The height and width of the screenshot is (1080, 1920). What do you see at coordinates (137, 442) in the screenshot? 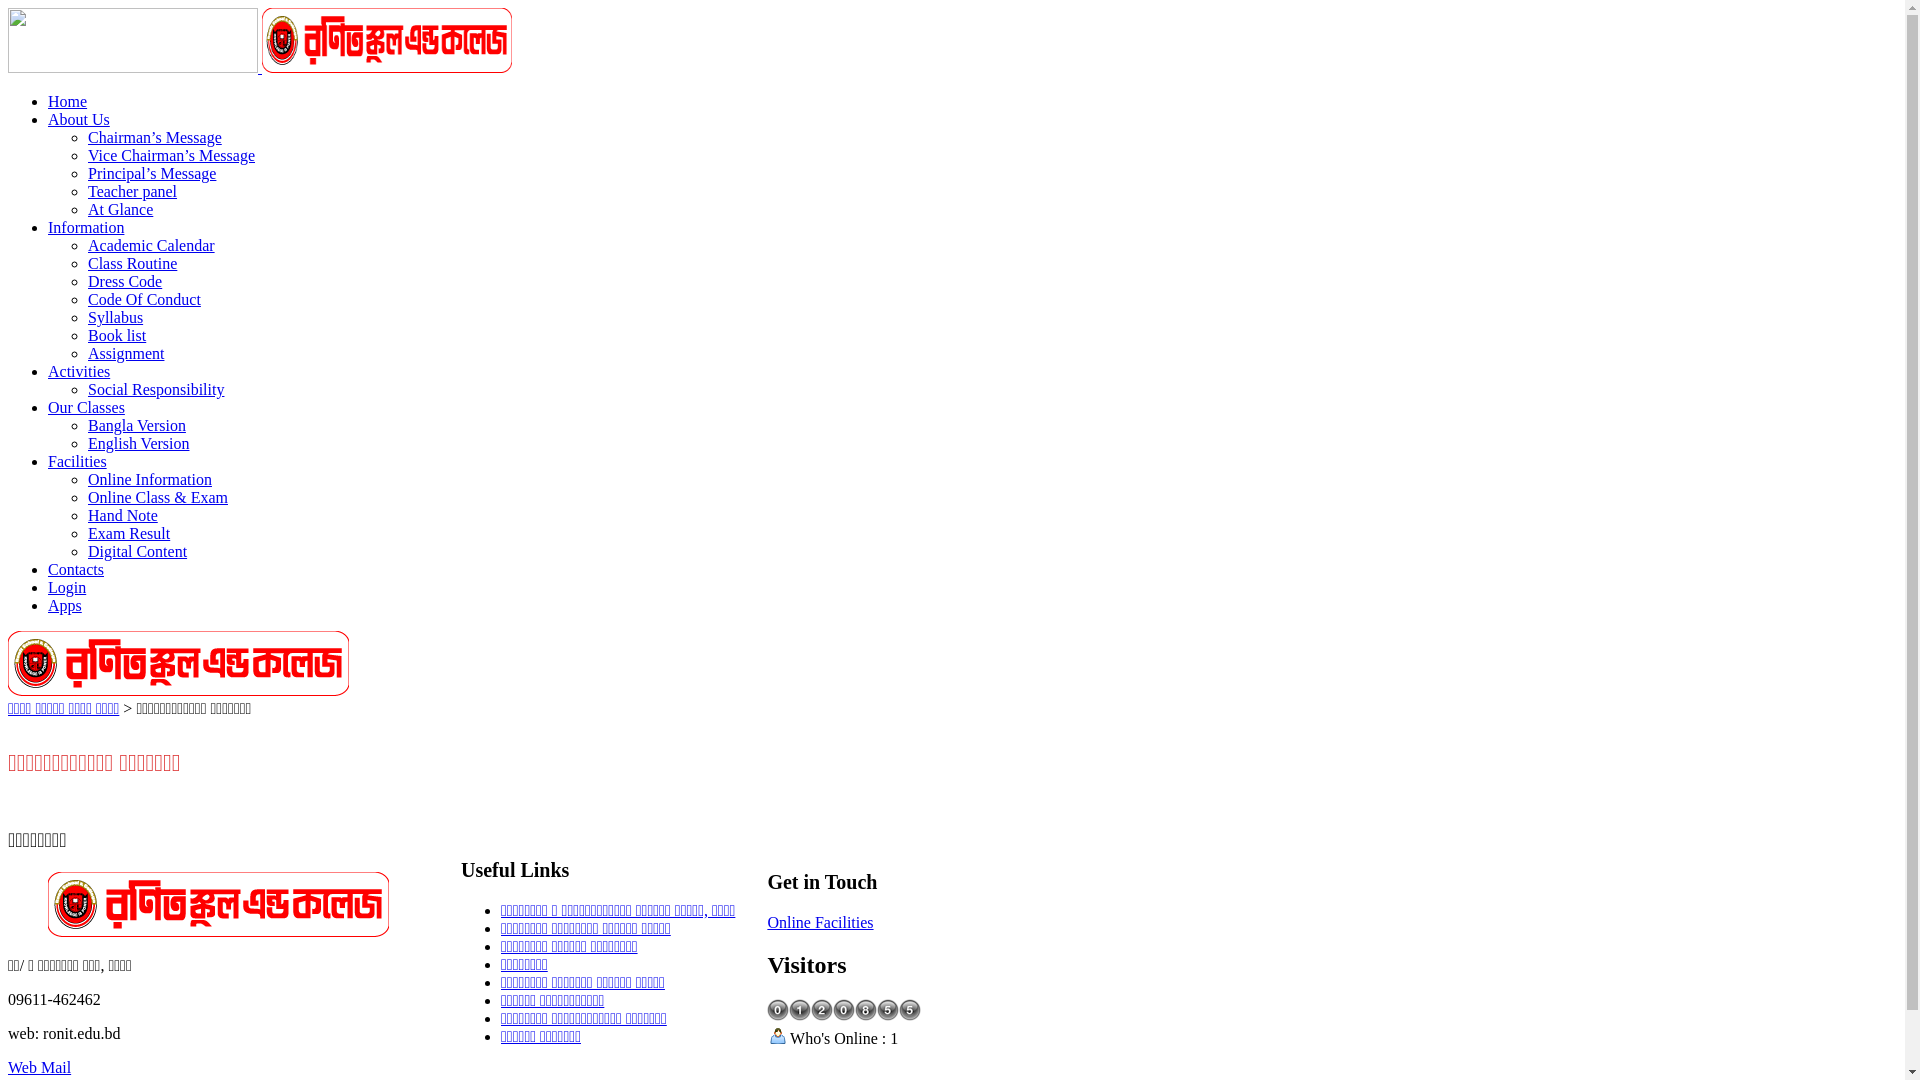
I see `'English Version'` at bounding box center [137, 442].